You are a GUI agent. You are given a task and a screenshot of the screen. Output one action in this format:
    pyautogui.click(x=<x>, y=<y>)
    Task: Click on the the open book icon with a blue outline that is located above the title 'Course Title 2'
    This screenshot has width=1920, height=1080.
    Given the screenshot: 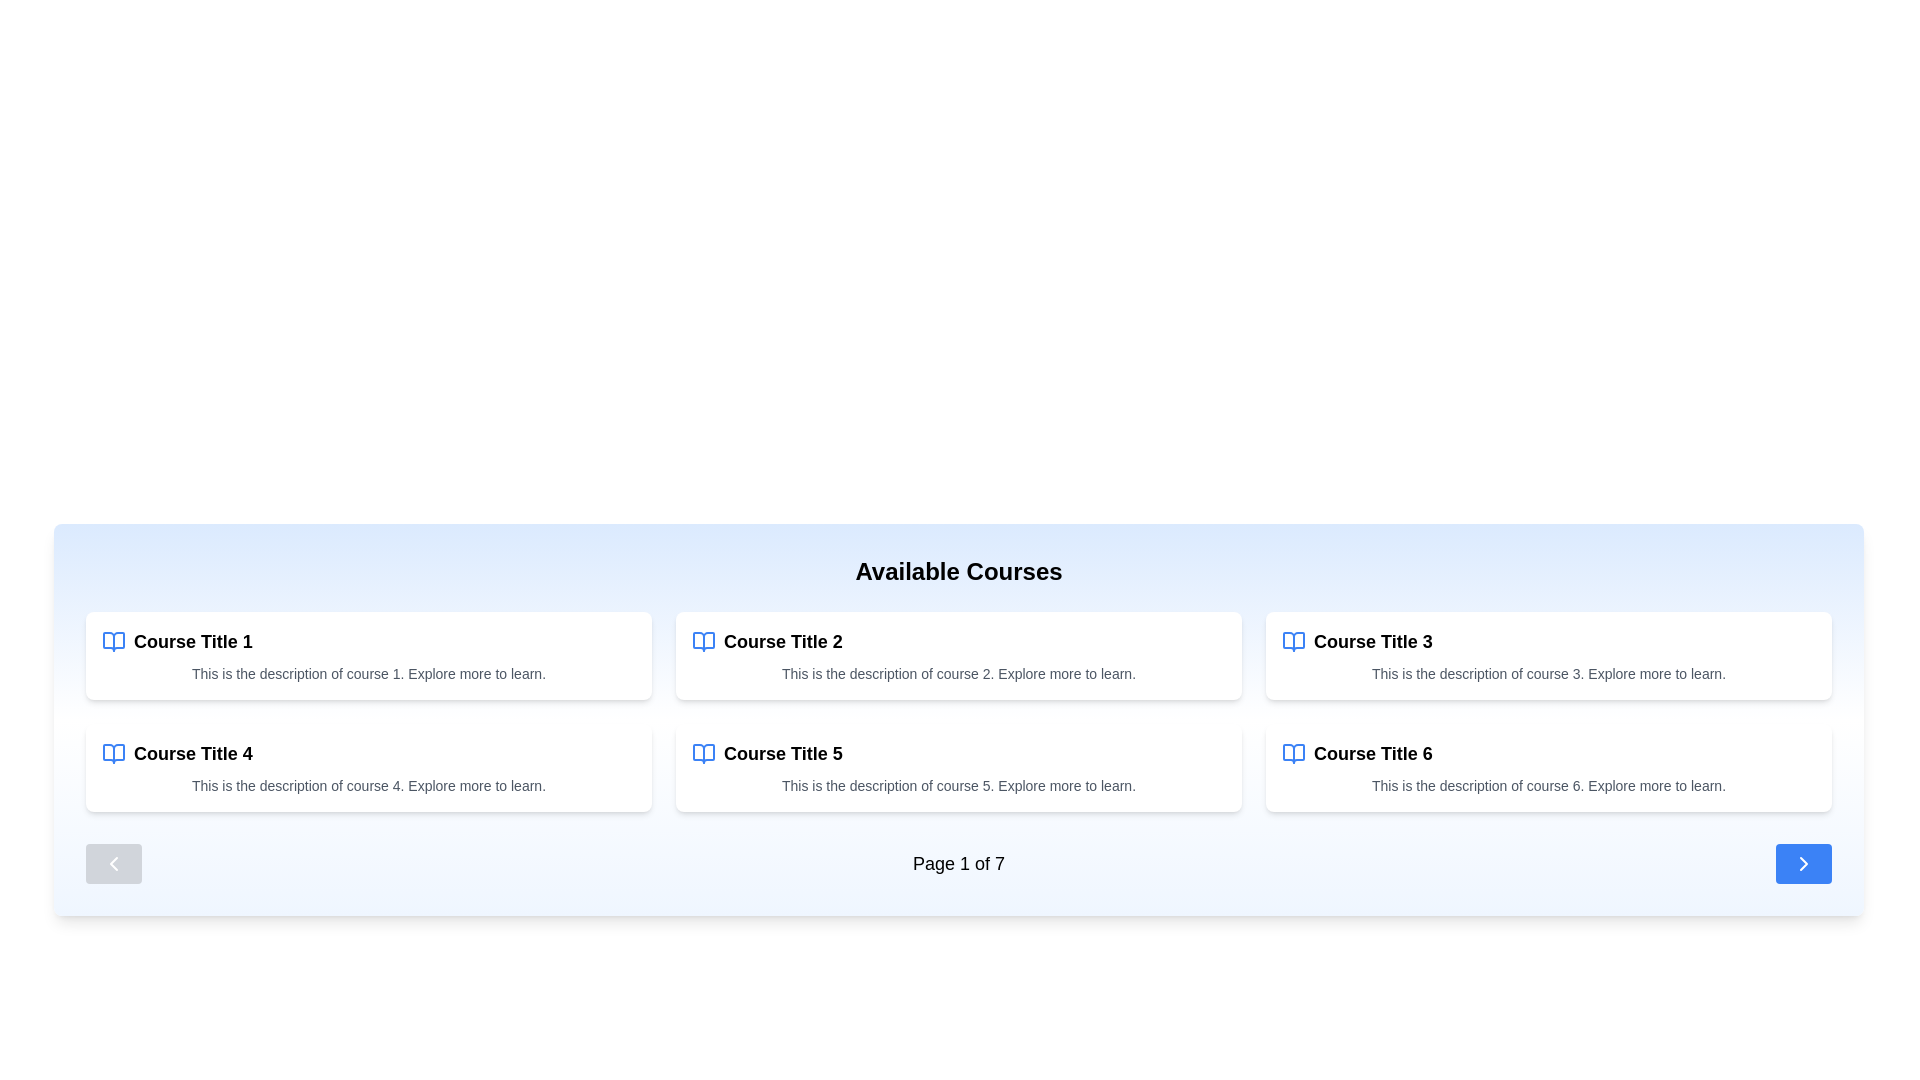 What is the action you would take?
    pyautogui.click(x=704, y=641)
    